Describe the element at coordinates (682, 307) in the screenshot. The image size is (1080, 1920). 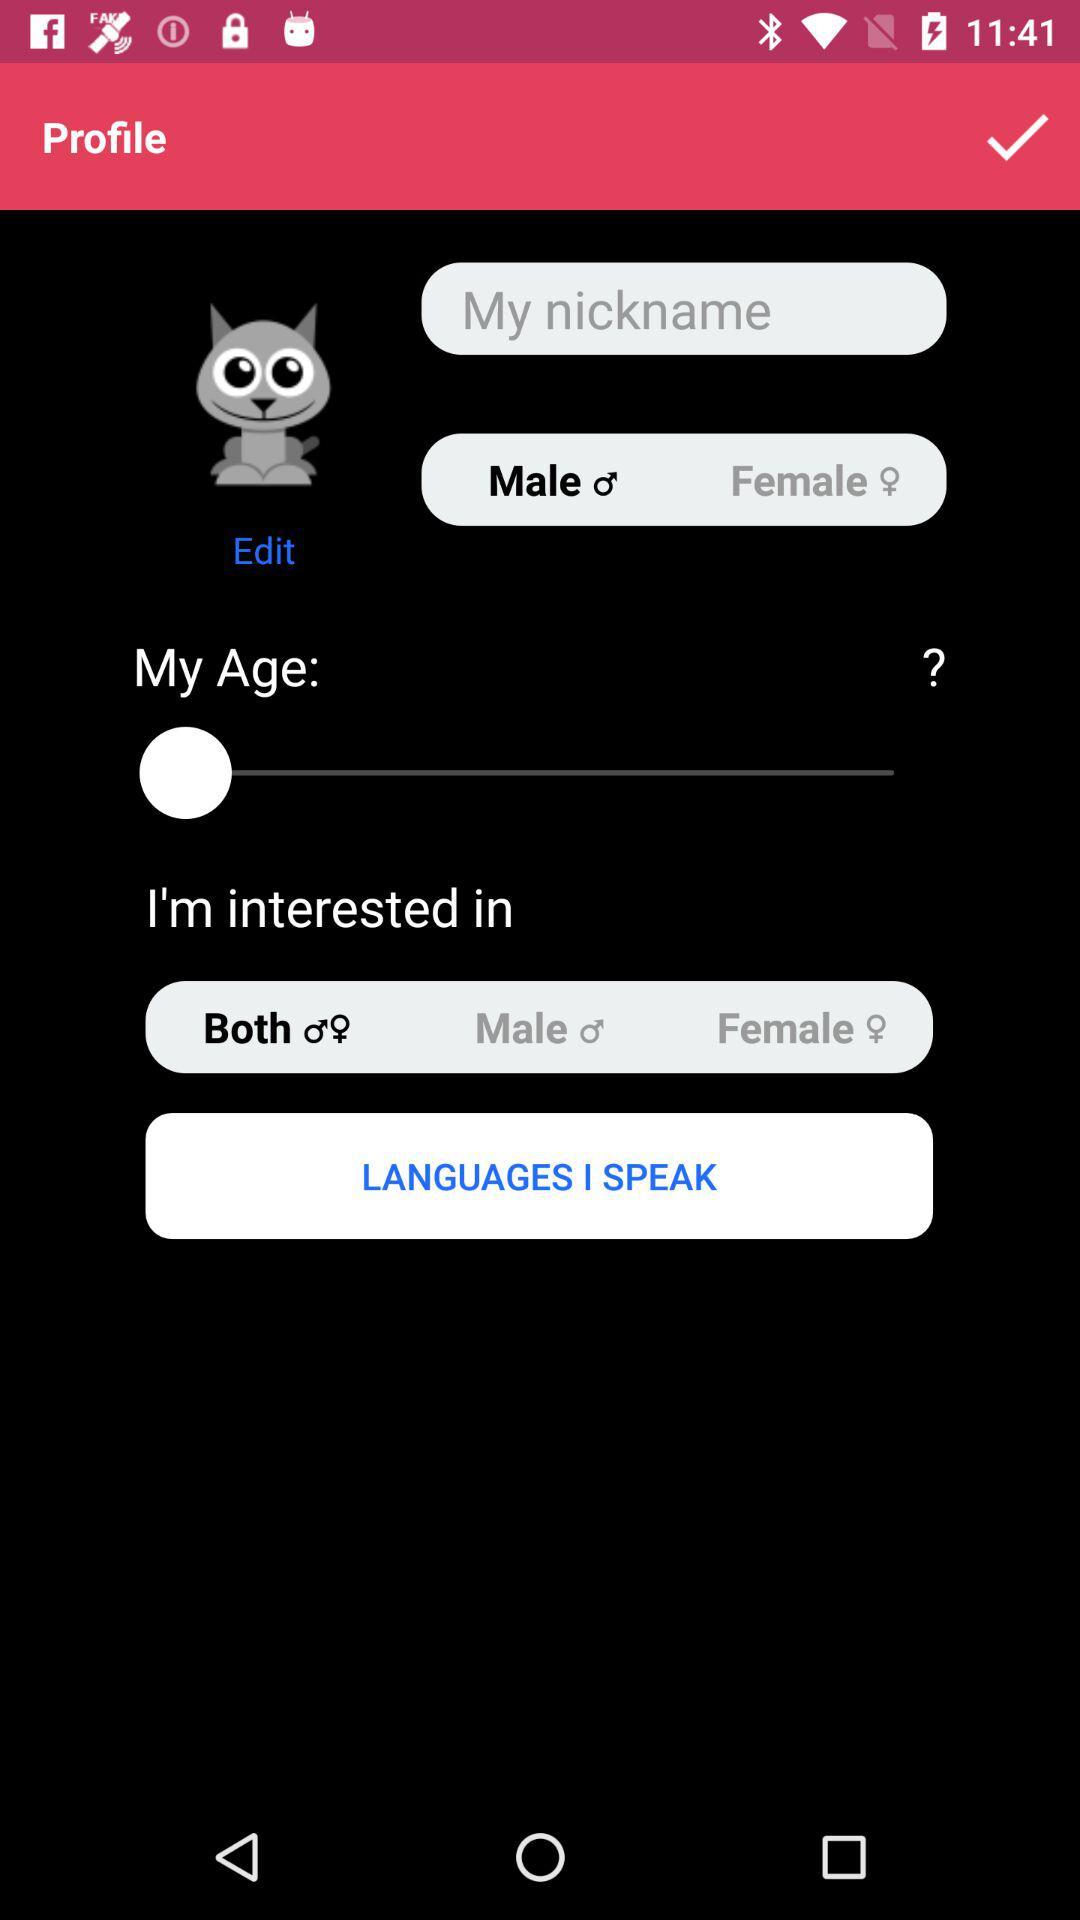
I see `nickname` at that location.